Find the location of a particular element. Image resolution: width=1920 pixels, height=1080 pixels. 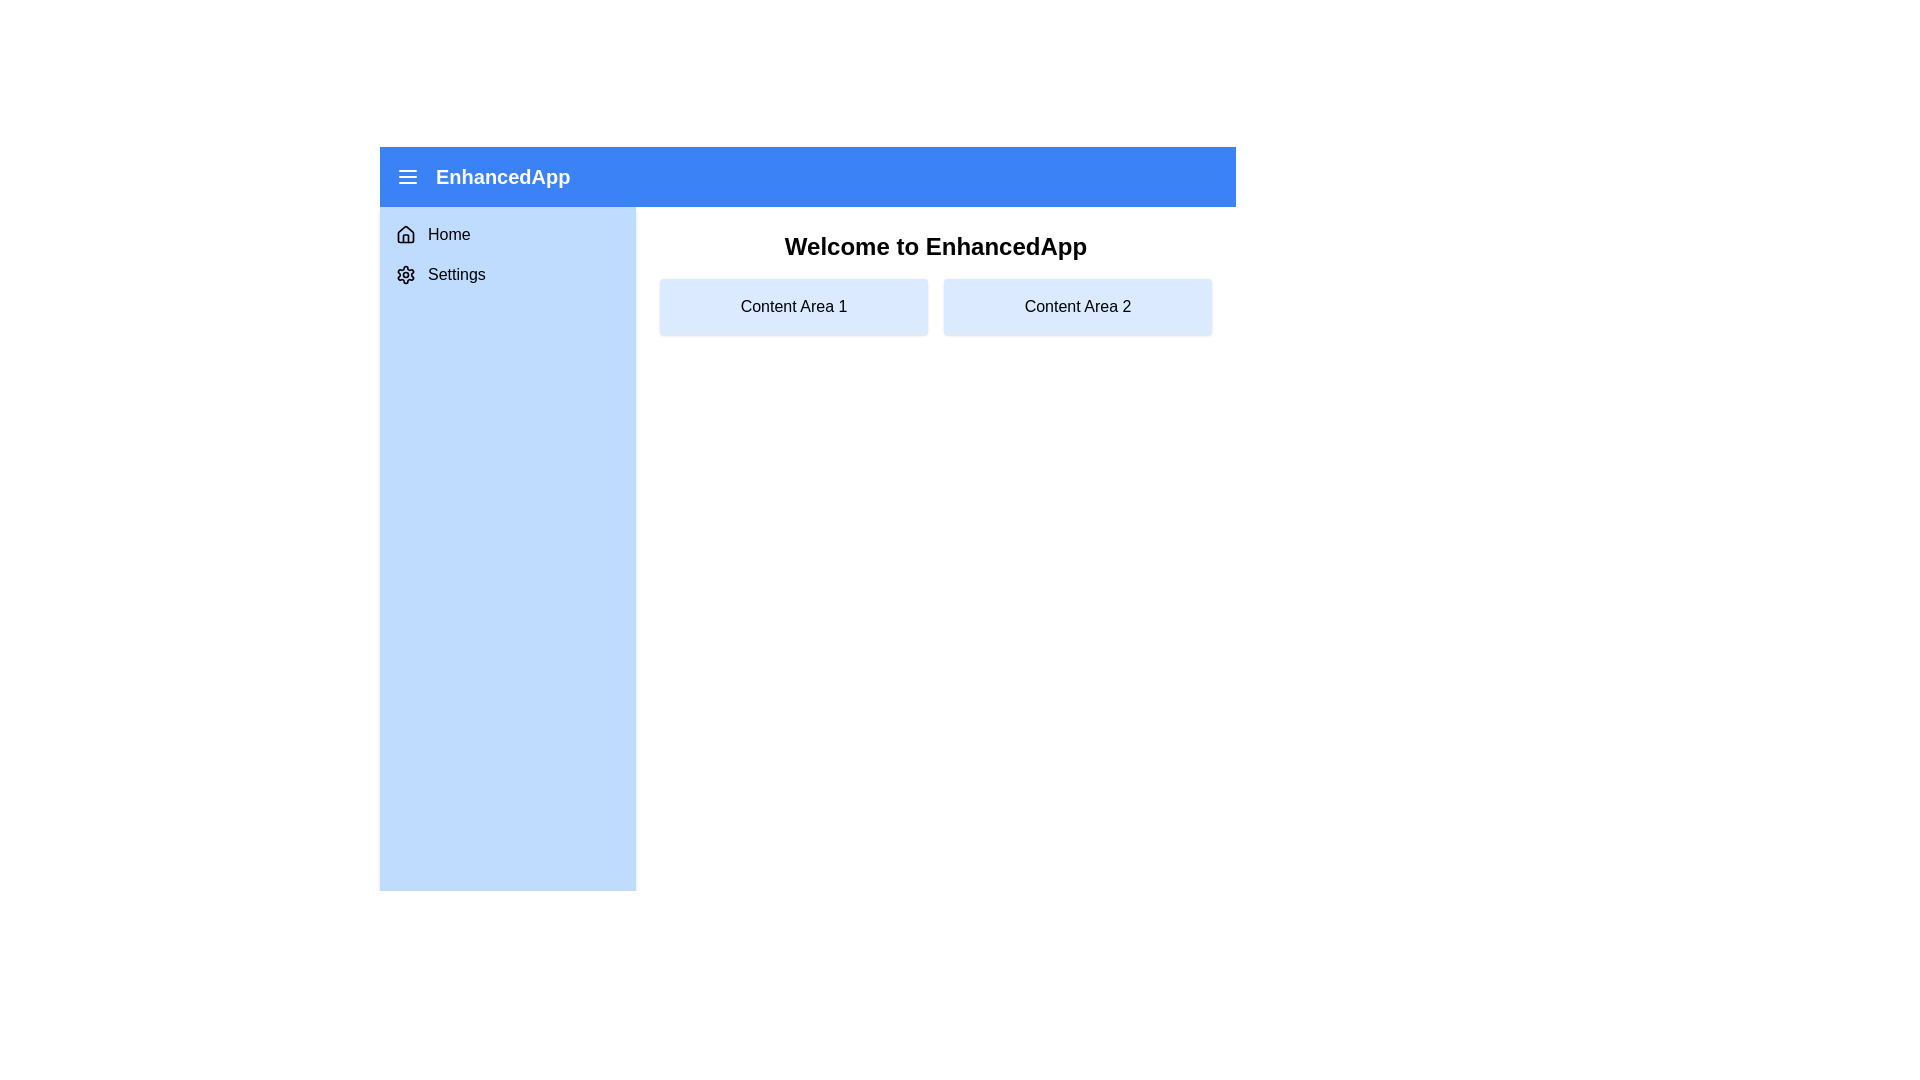

the static content block with a light blue background containing the text 'Content Area 1' is located at coordinates (792, 307).